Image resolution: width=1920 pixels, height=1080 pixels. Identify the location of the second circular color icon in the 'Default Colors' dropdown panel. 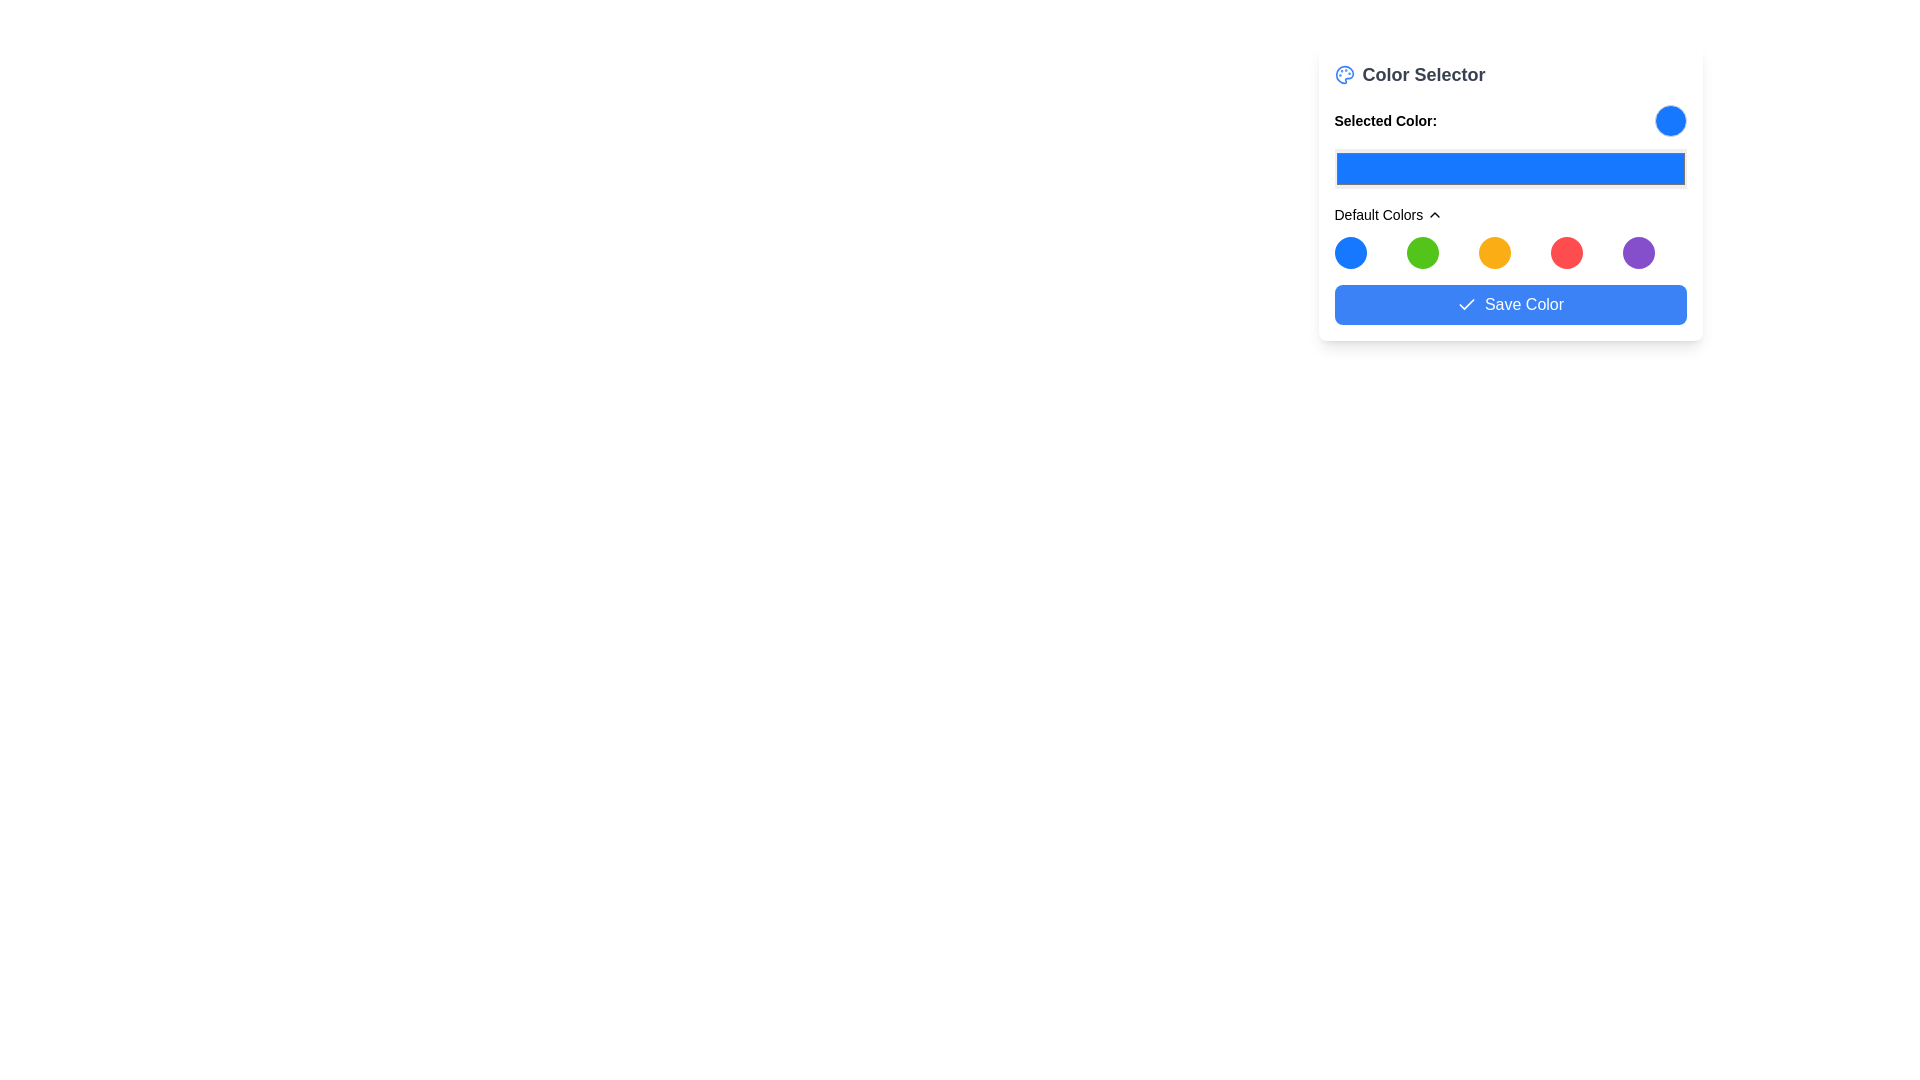
(1421, 252).